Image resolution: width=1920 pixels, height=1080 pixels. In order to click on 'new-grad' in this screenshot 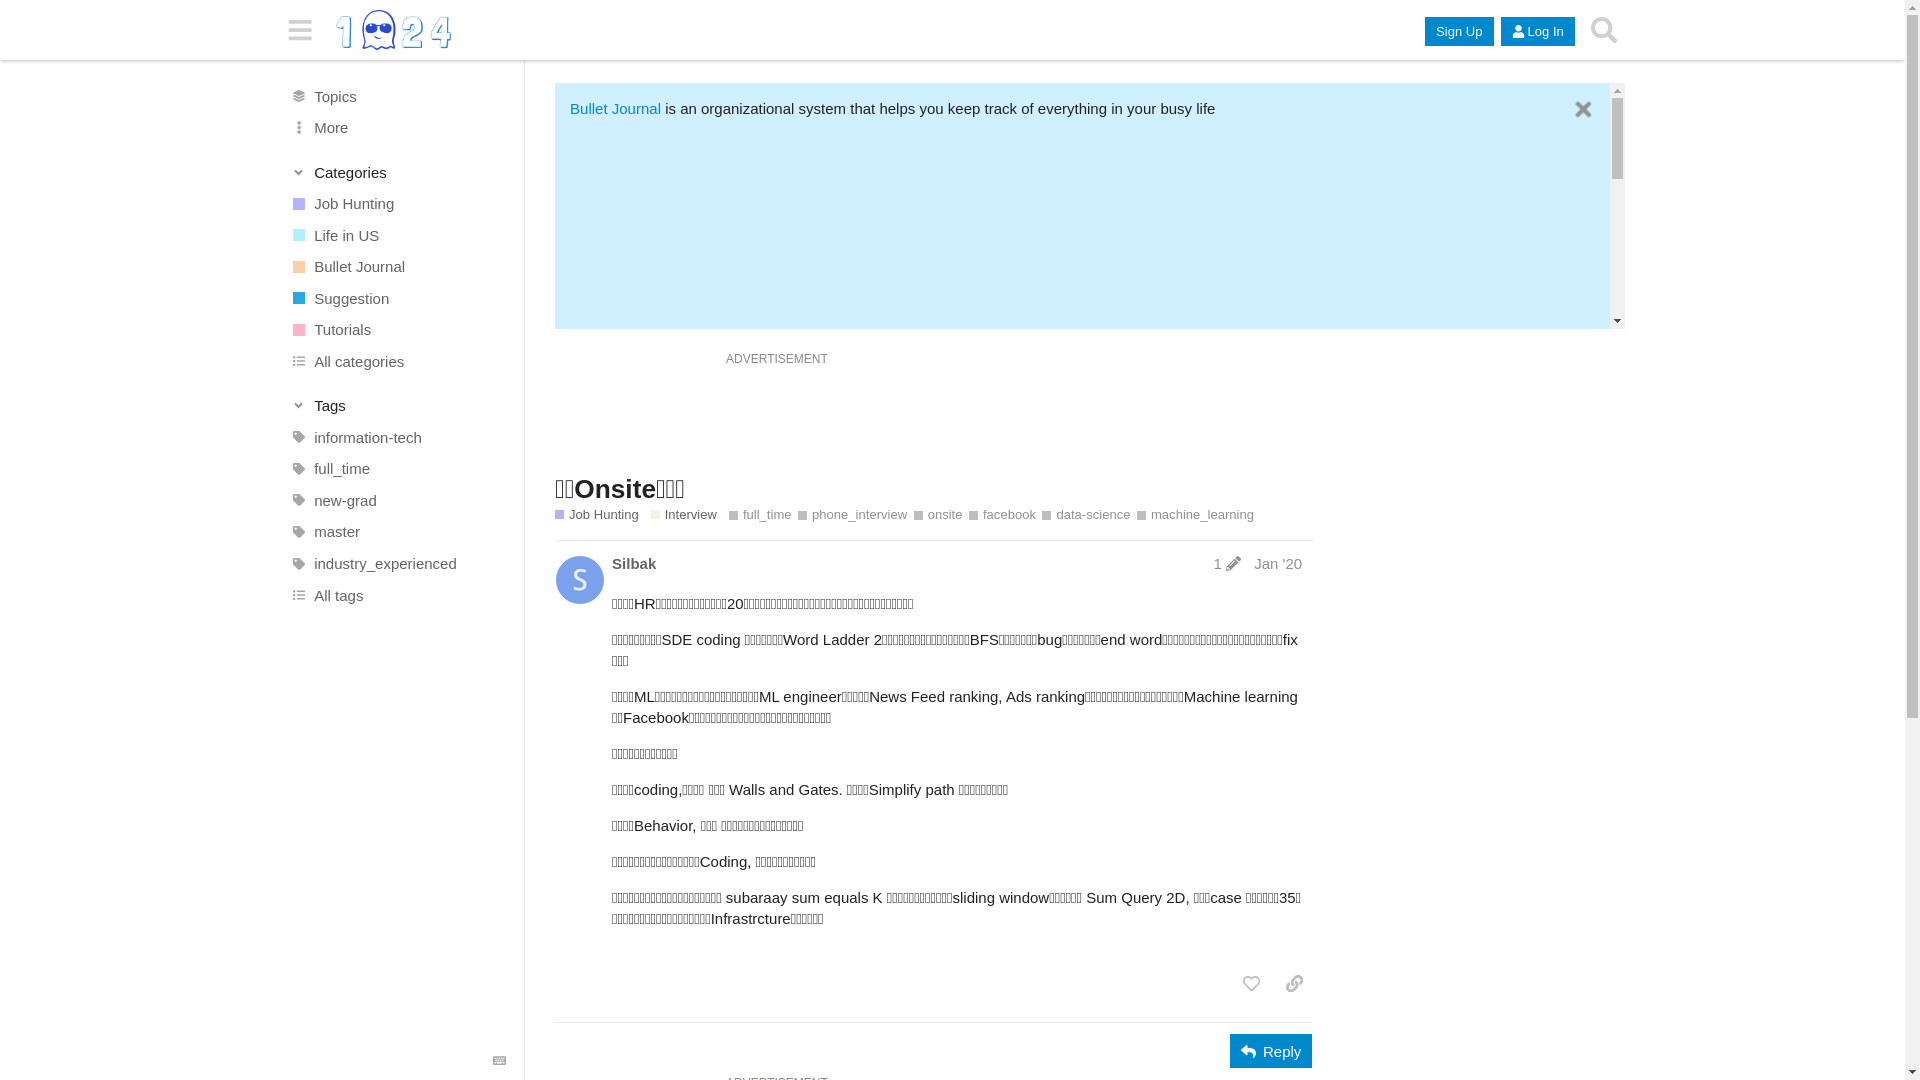, I will do `click(397, 500)`.